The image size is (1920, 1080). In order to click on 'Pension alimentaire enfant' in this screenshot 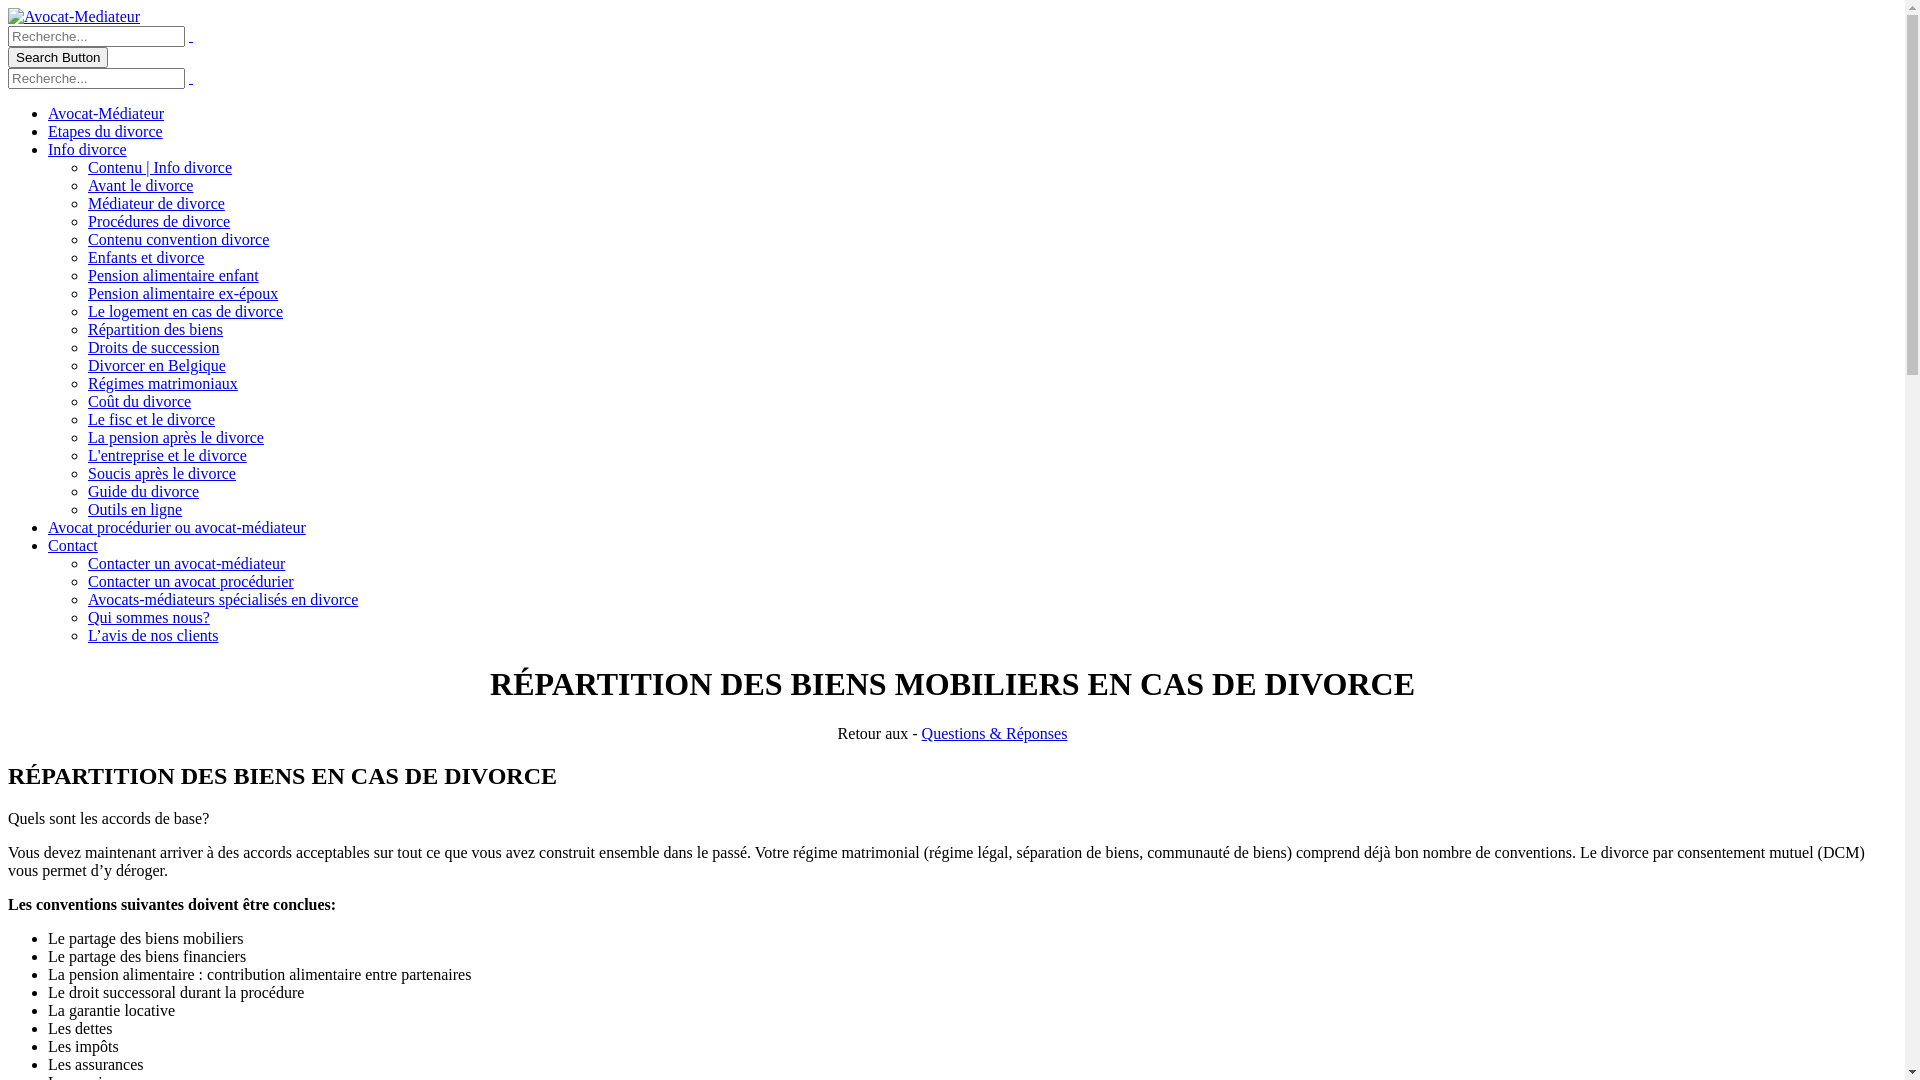, I will do `click(173, 275)`.